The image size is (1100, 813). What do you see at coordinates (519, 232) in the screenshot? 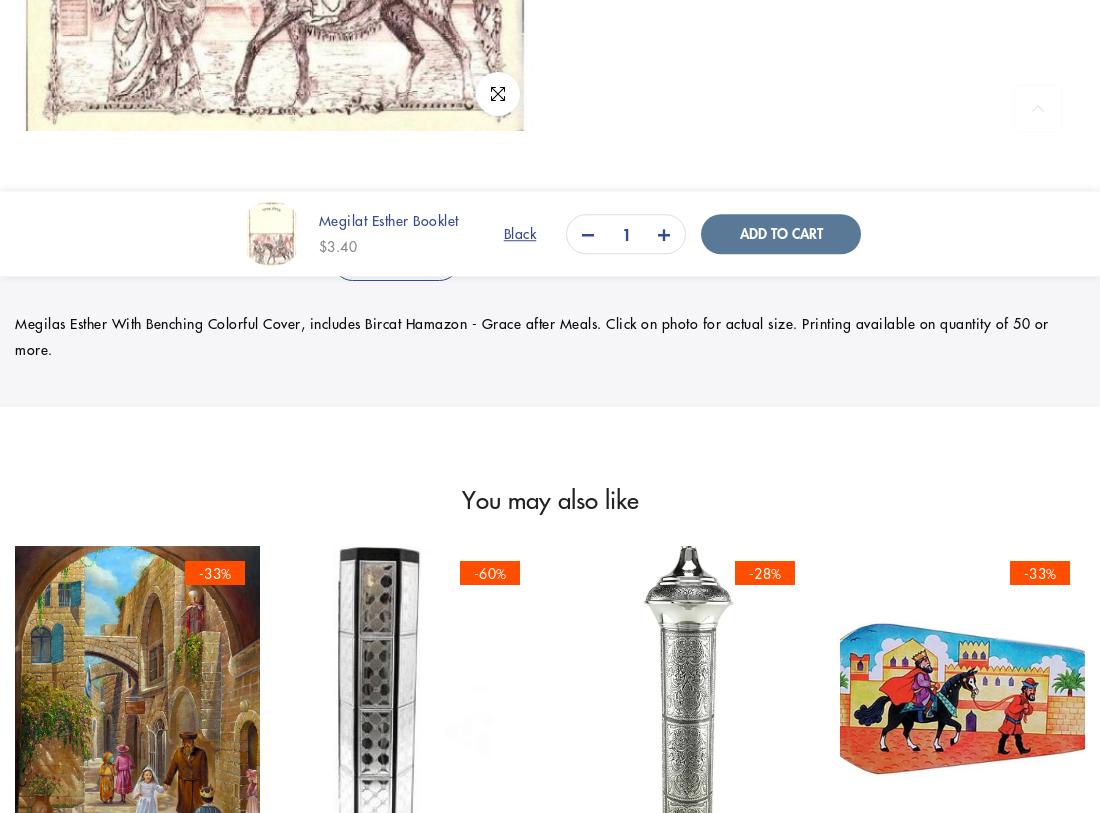
I see `'Black'` at bounding box center [519, 232].